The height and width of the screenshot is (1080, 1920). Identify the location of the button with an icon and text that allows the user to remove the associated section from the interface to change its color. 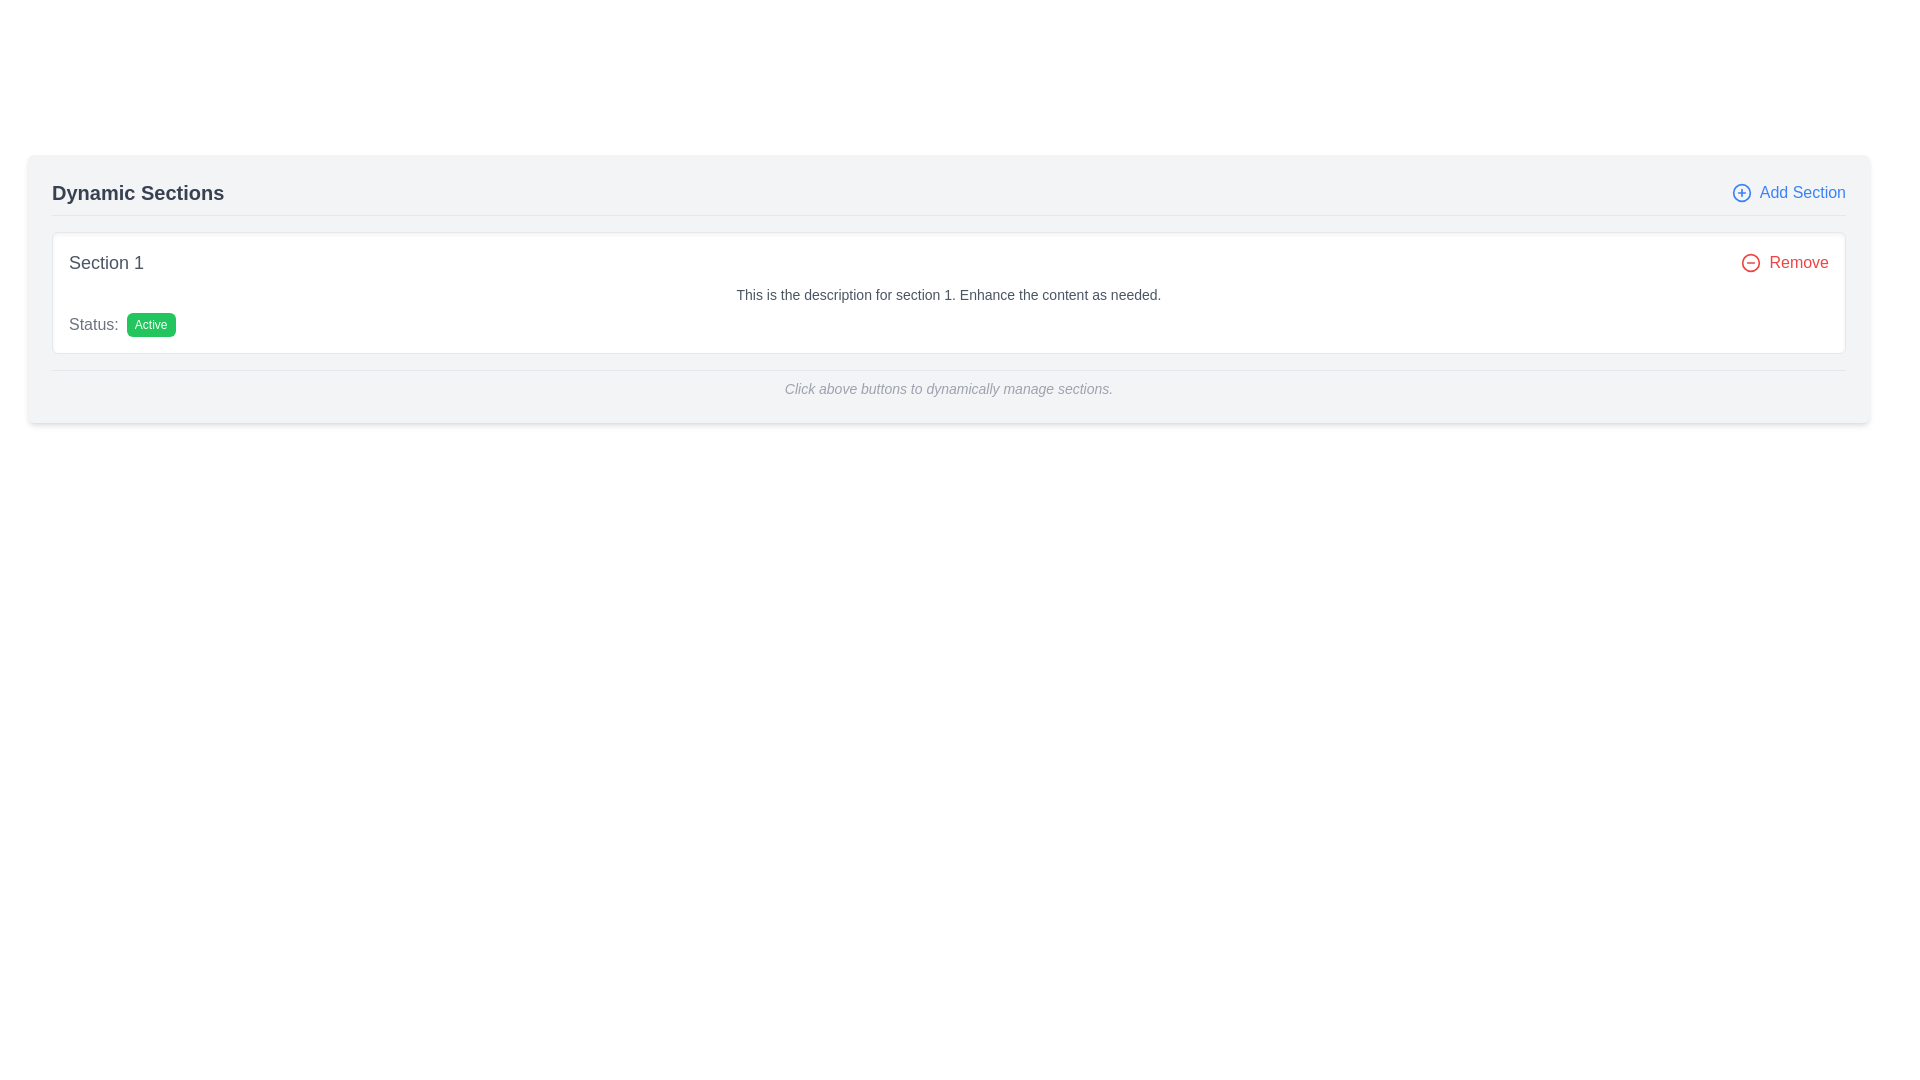
(1785, 261).